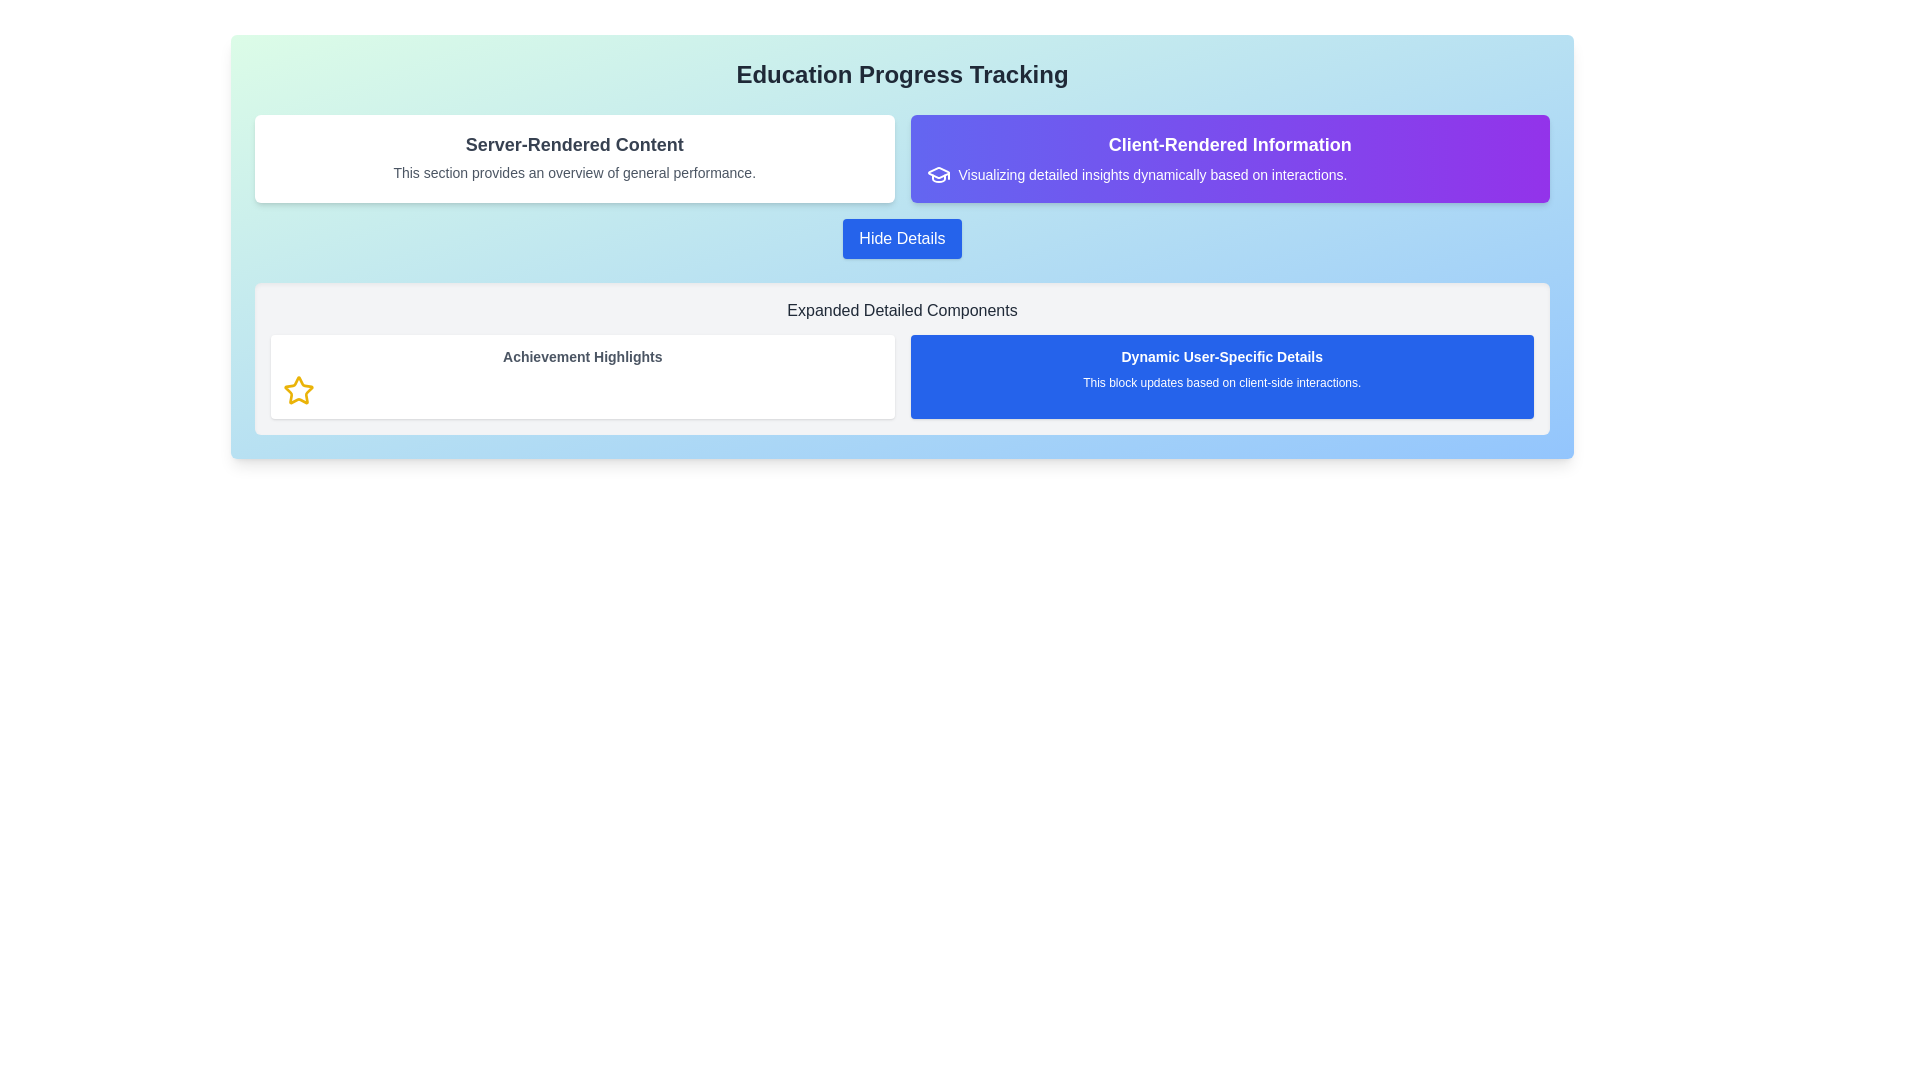  Describe the element at coordinates (901, 311) in the screenshot. I see `the title/header text label element that serves as a descriptive label for the section, located centrally above 'Achievement Highlights' and 'Dynamic User-Specific Details'` at that location.